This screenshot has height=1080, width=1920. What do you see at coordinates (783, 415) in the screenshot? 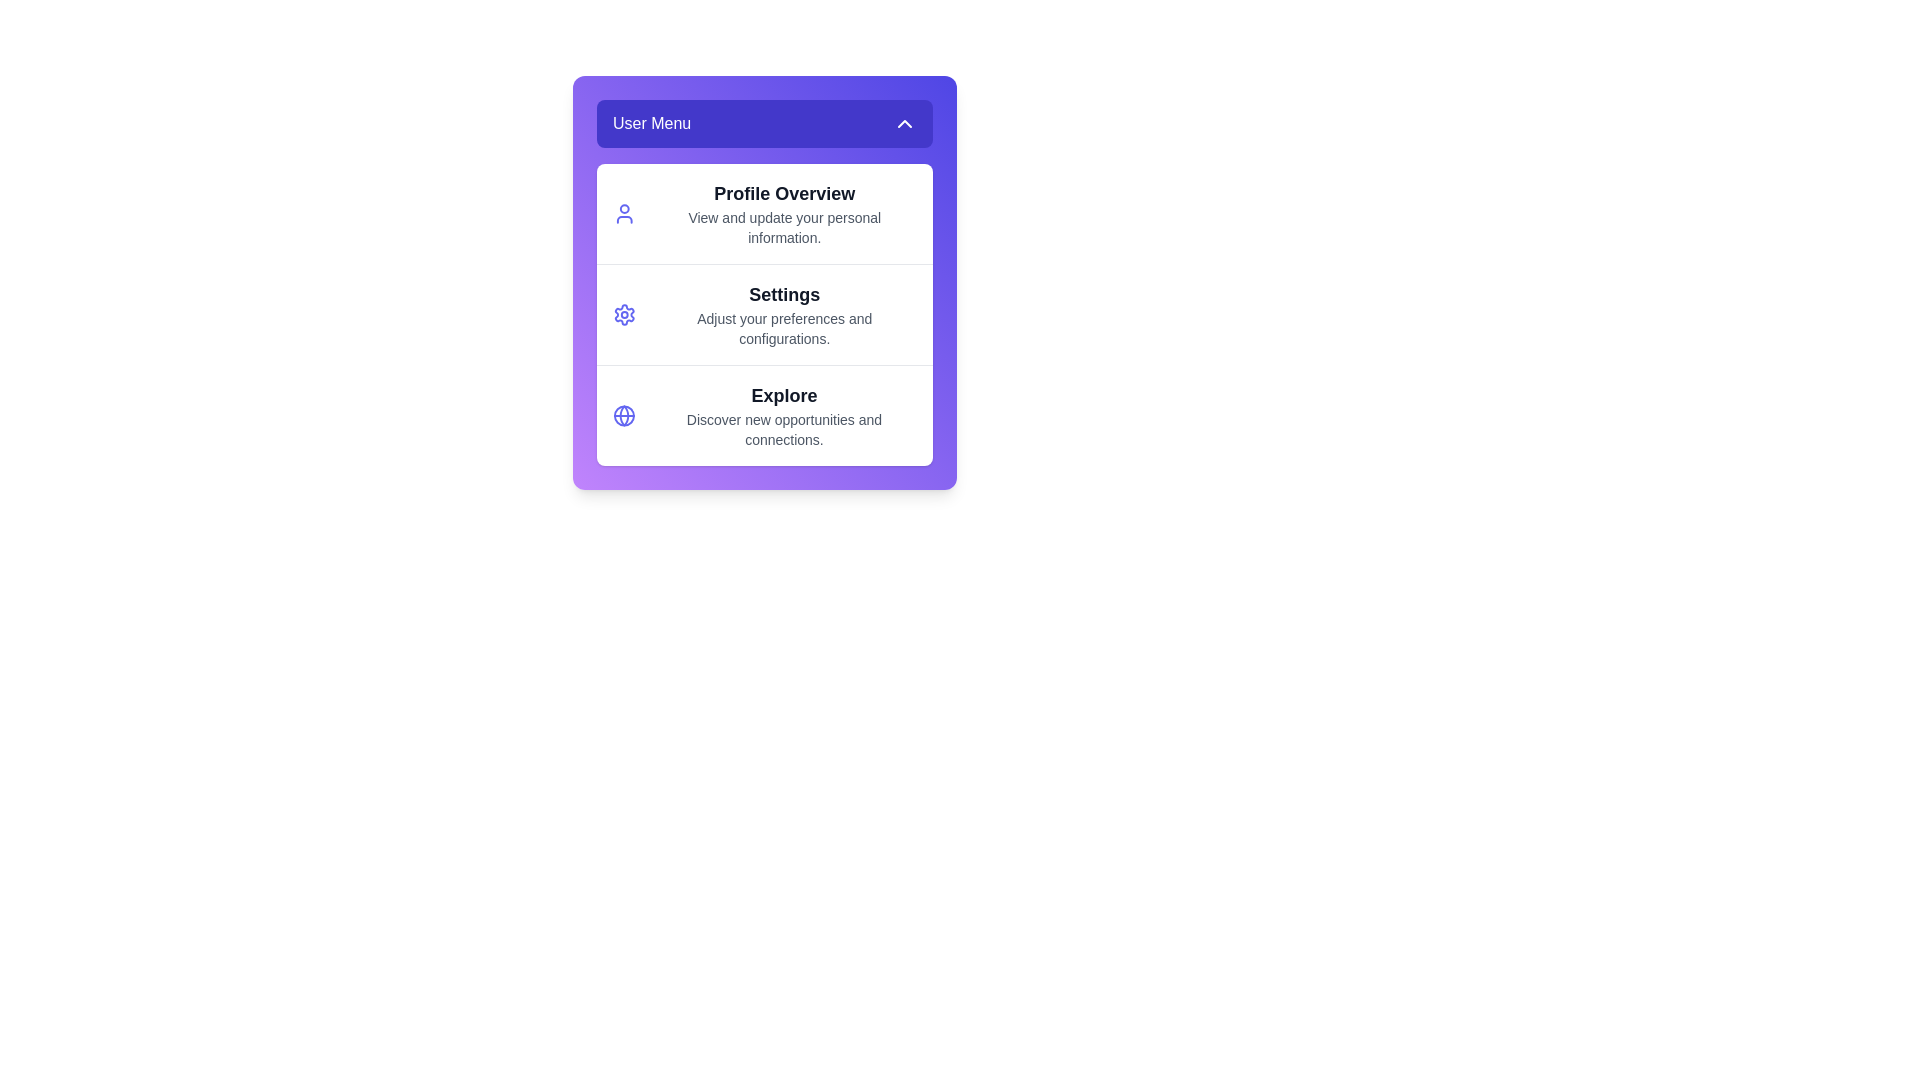
I see `the third item in the 'User Menu' labeled as a Text block with heading and description to read the additional tooltip` at bounding box center [783, 415].